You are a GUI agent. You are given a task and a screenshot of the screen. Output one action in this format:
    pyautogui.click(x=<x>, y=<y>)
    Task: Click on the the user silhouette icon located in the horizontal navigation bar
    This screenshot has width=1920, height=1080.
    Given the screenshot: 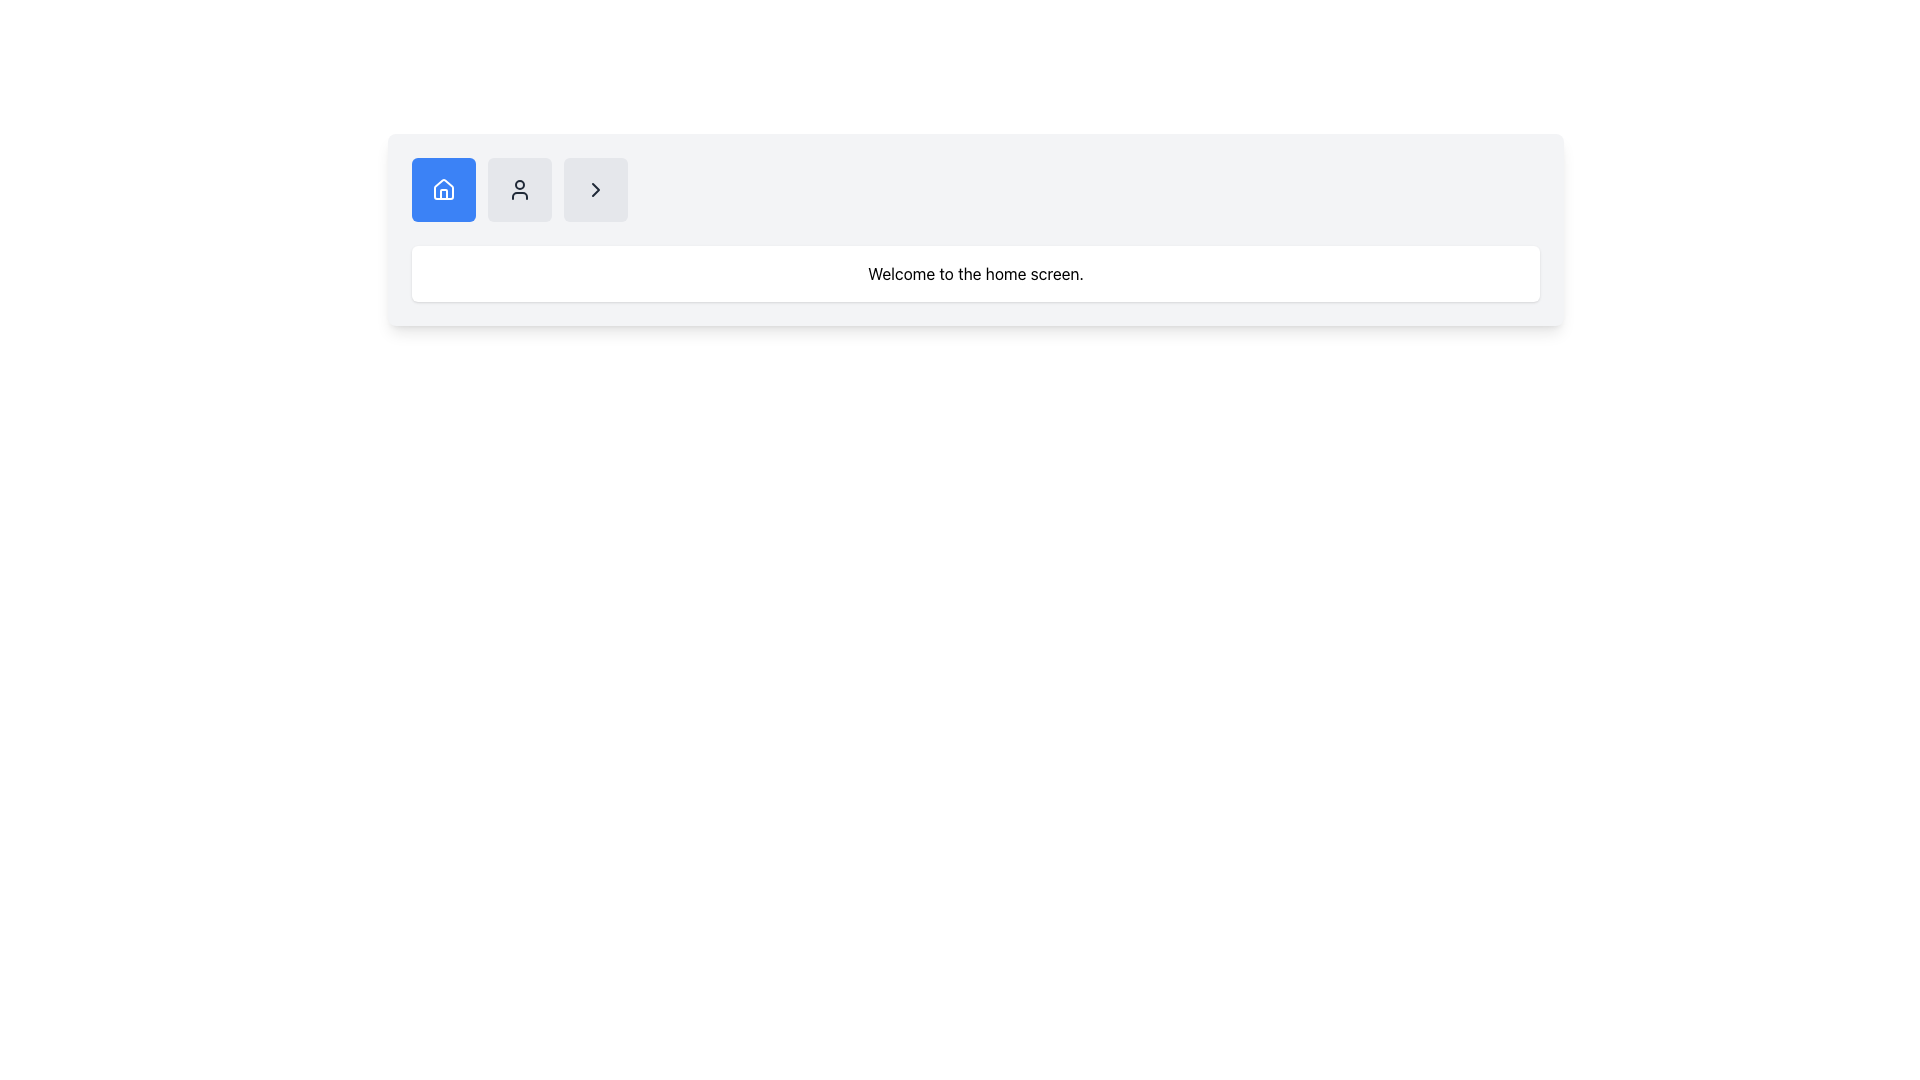 What is the action you would take?
    pyautogui.click(x=519, y=189)
    